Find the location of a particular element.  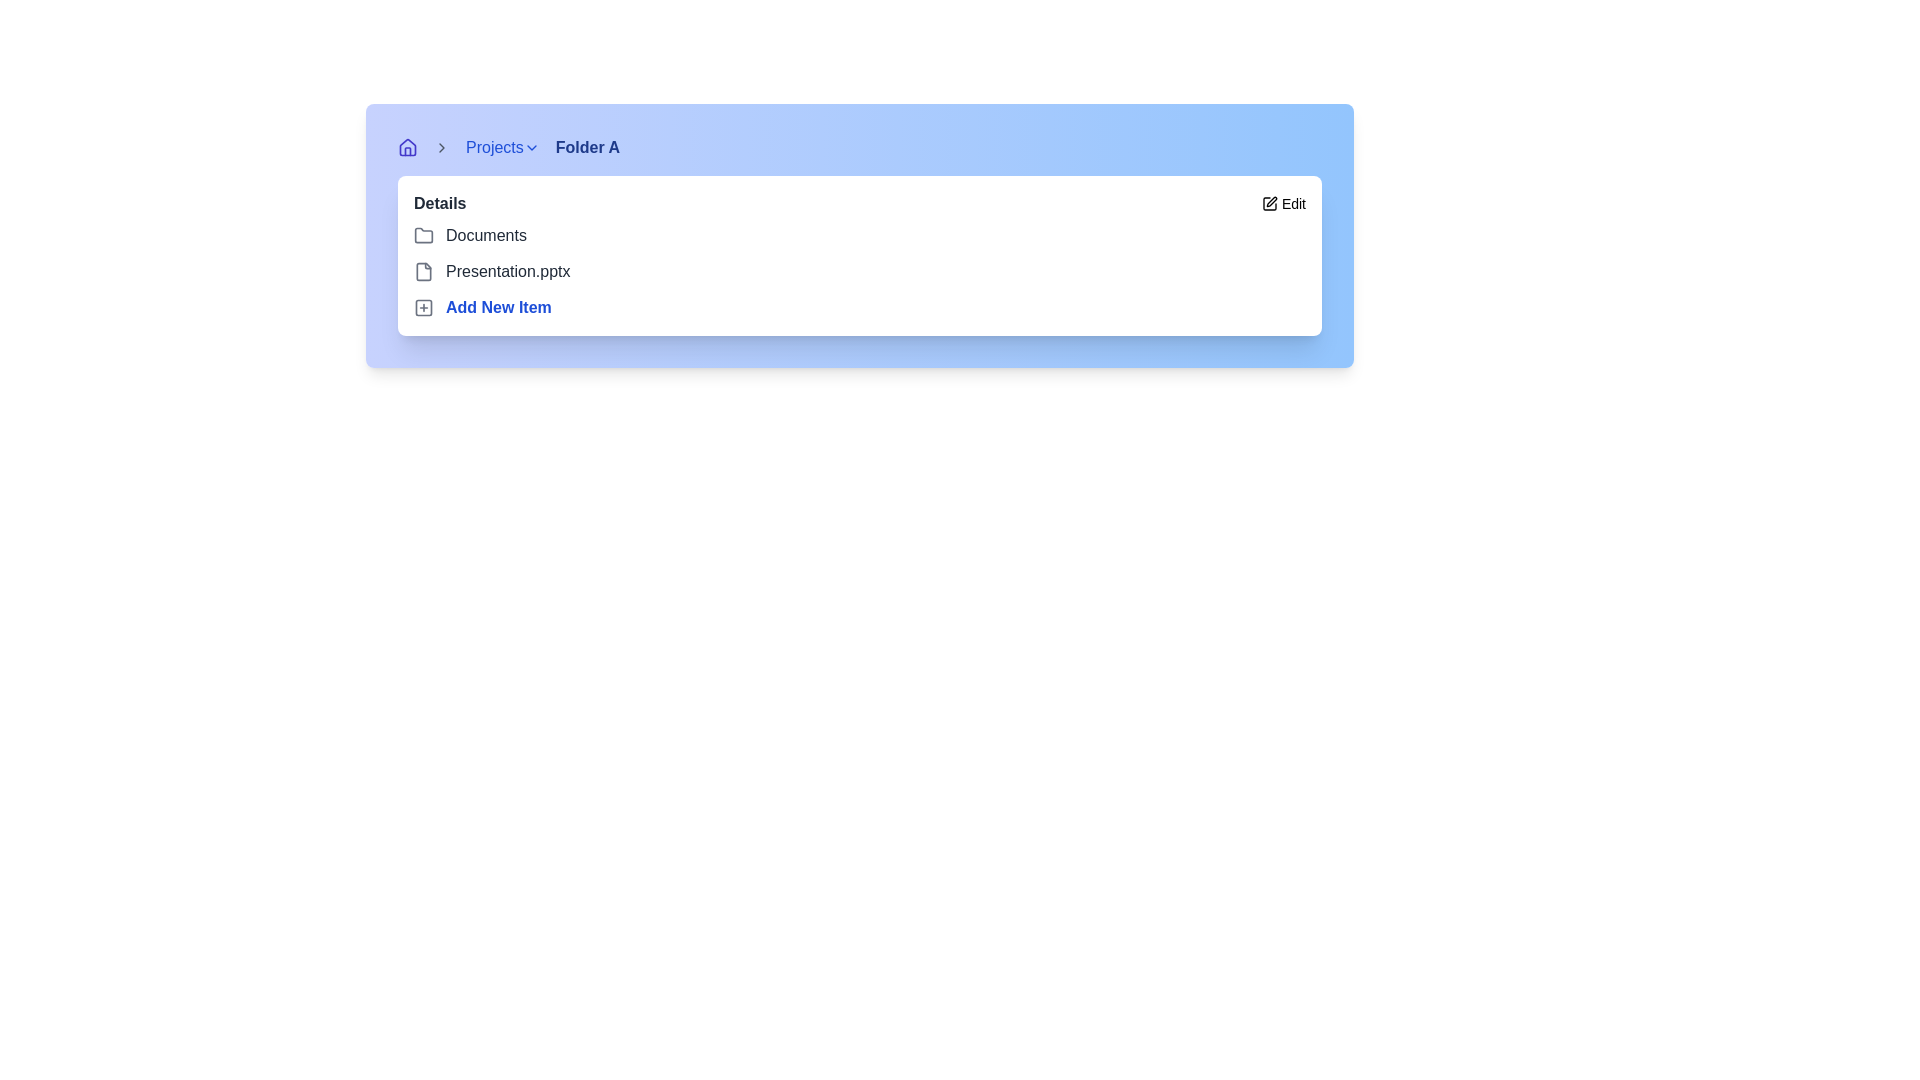

the static text label 'Add New Item' which is styled in blue bold font and positioned beside a plus sign icon, located below the 'Details' folder contents is located at coordinates (498, 308).